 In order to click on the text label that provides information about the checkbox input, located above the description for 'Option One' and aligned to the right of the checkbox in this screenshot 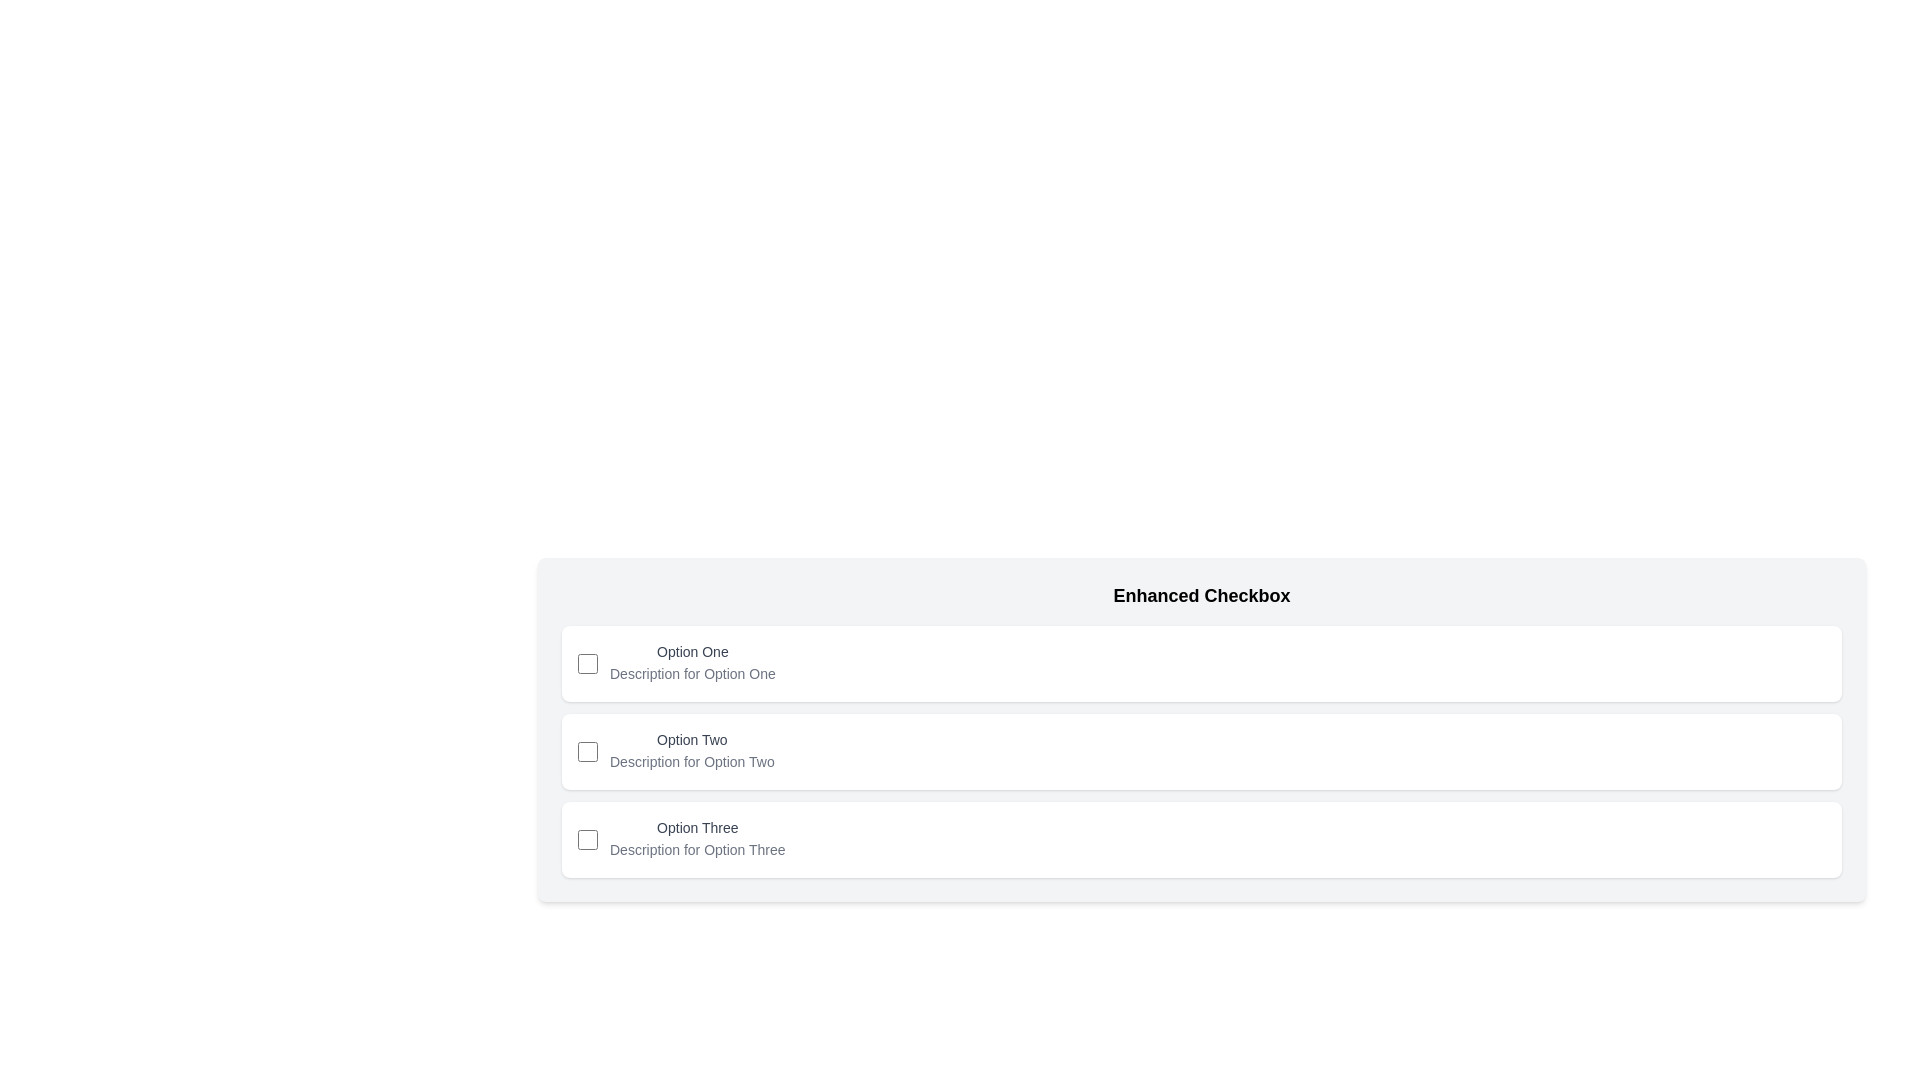, I will do `click(692, 651)`.